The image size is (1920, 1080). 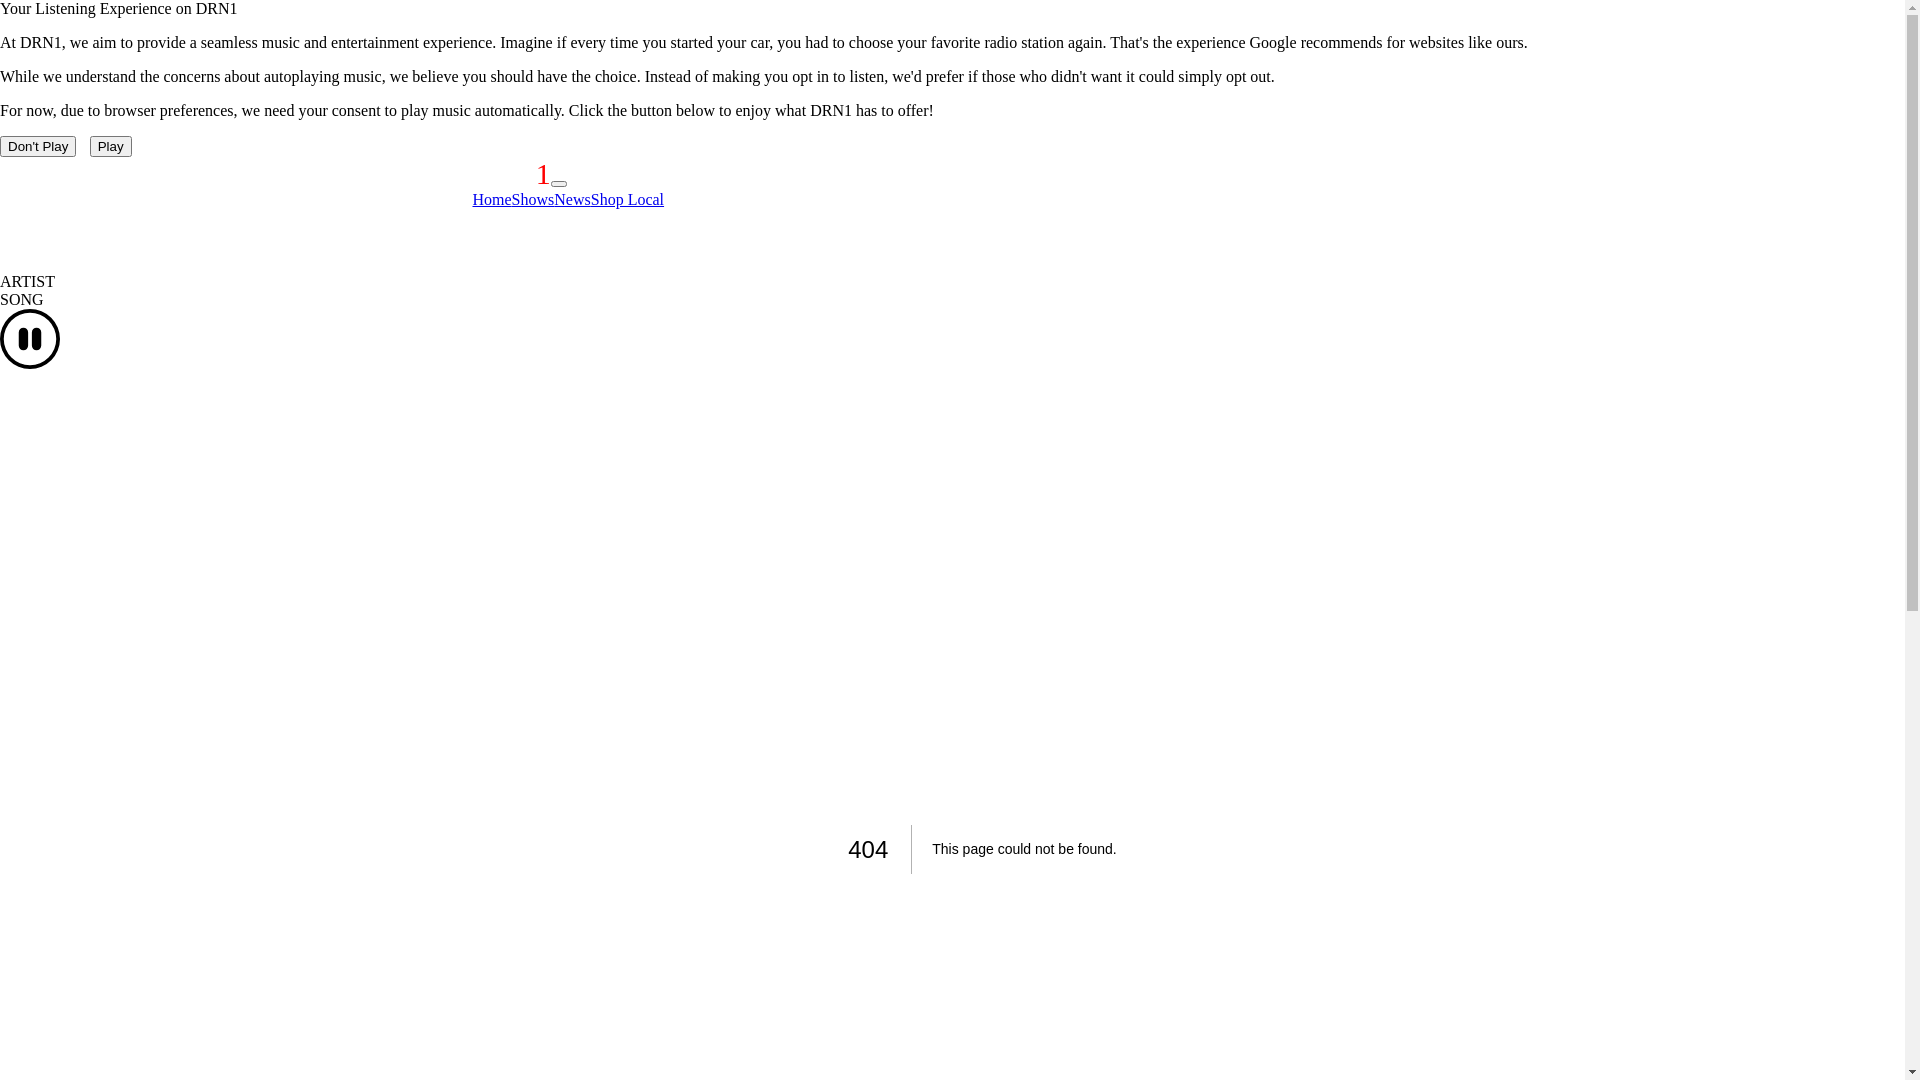 I want to click on 'Home', so click(x=470, y=199).